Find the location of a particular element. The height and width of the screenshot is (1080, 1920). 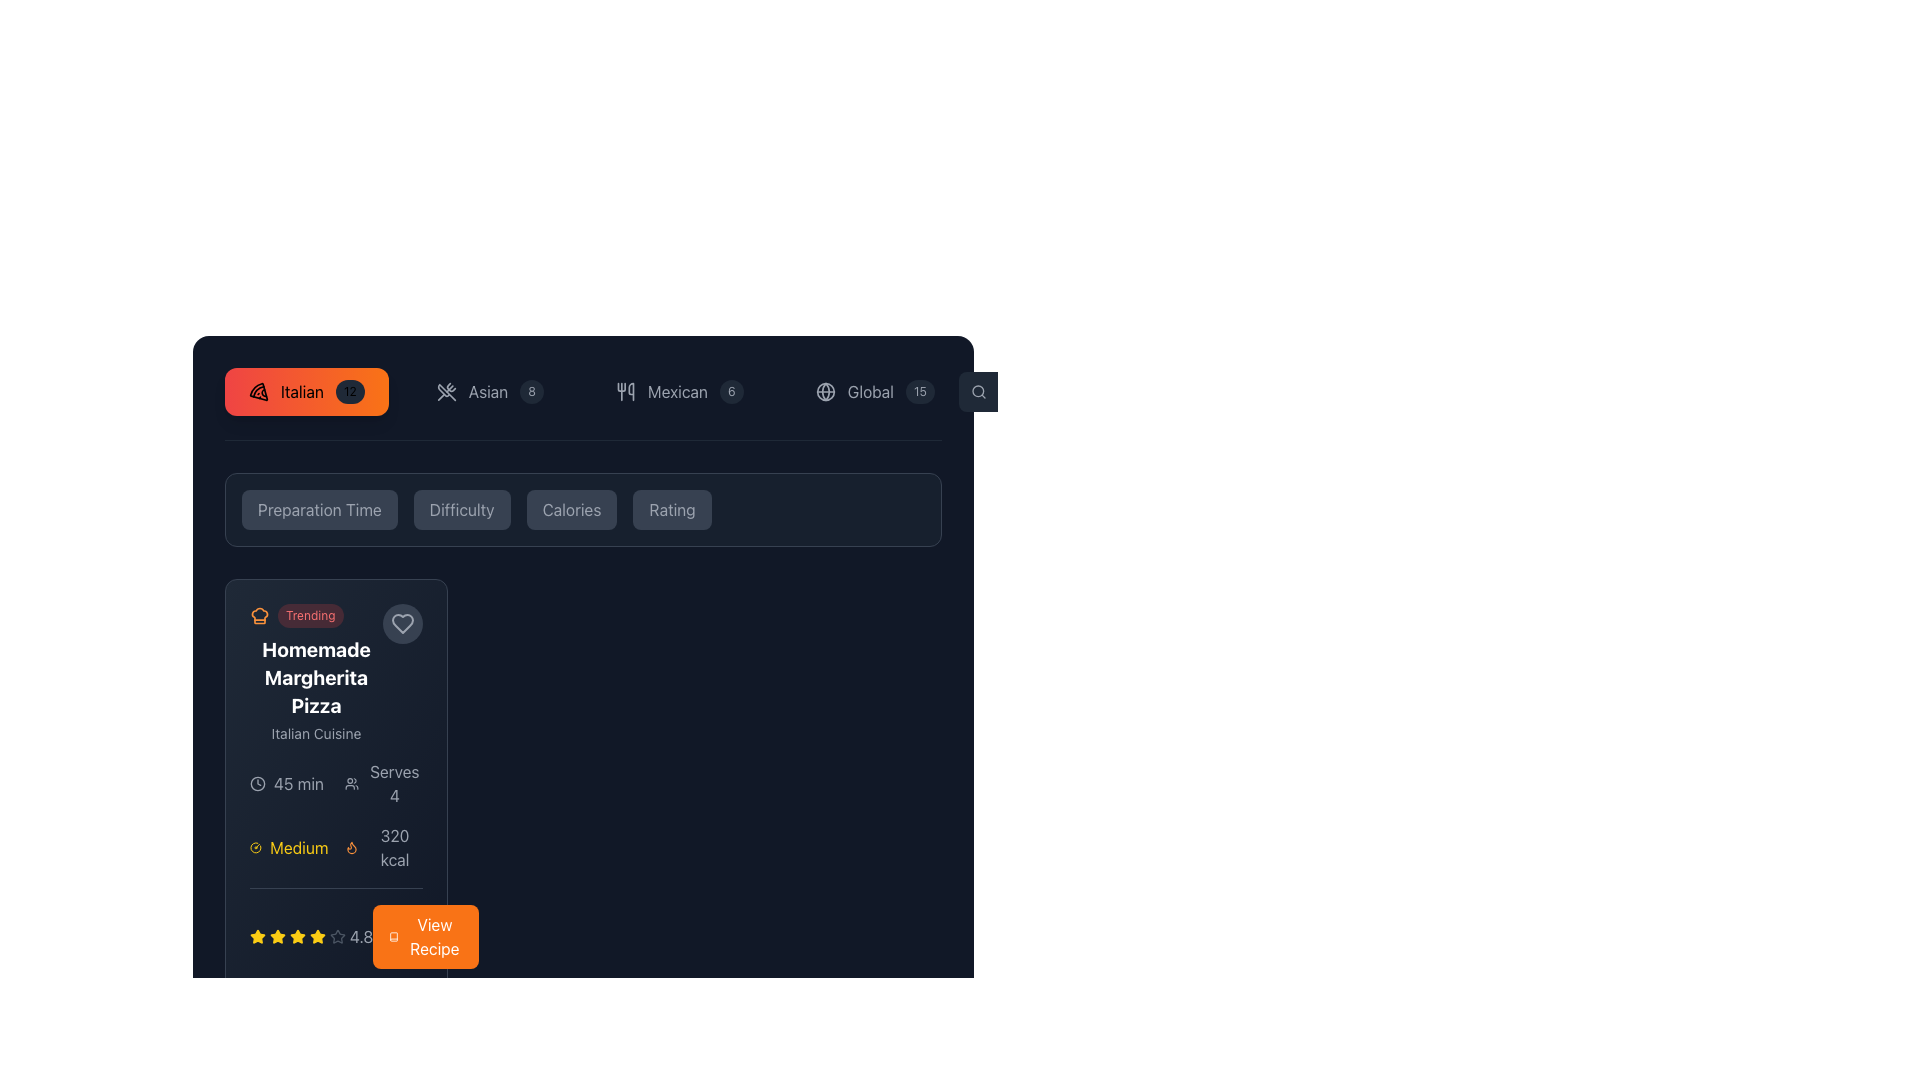

the small circular gauge icon with a yellow outline, which is located to the left of the 'Medium' text in the difficulty level indicator is located at coordinates (255, 848).